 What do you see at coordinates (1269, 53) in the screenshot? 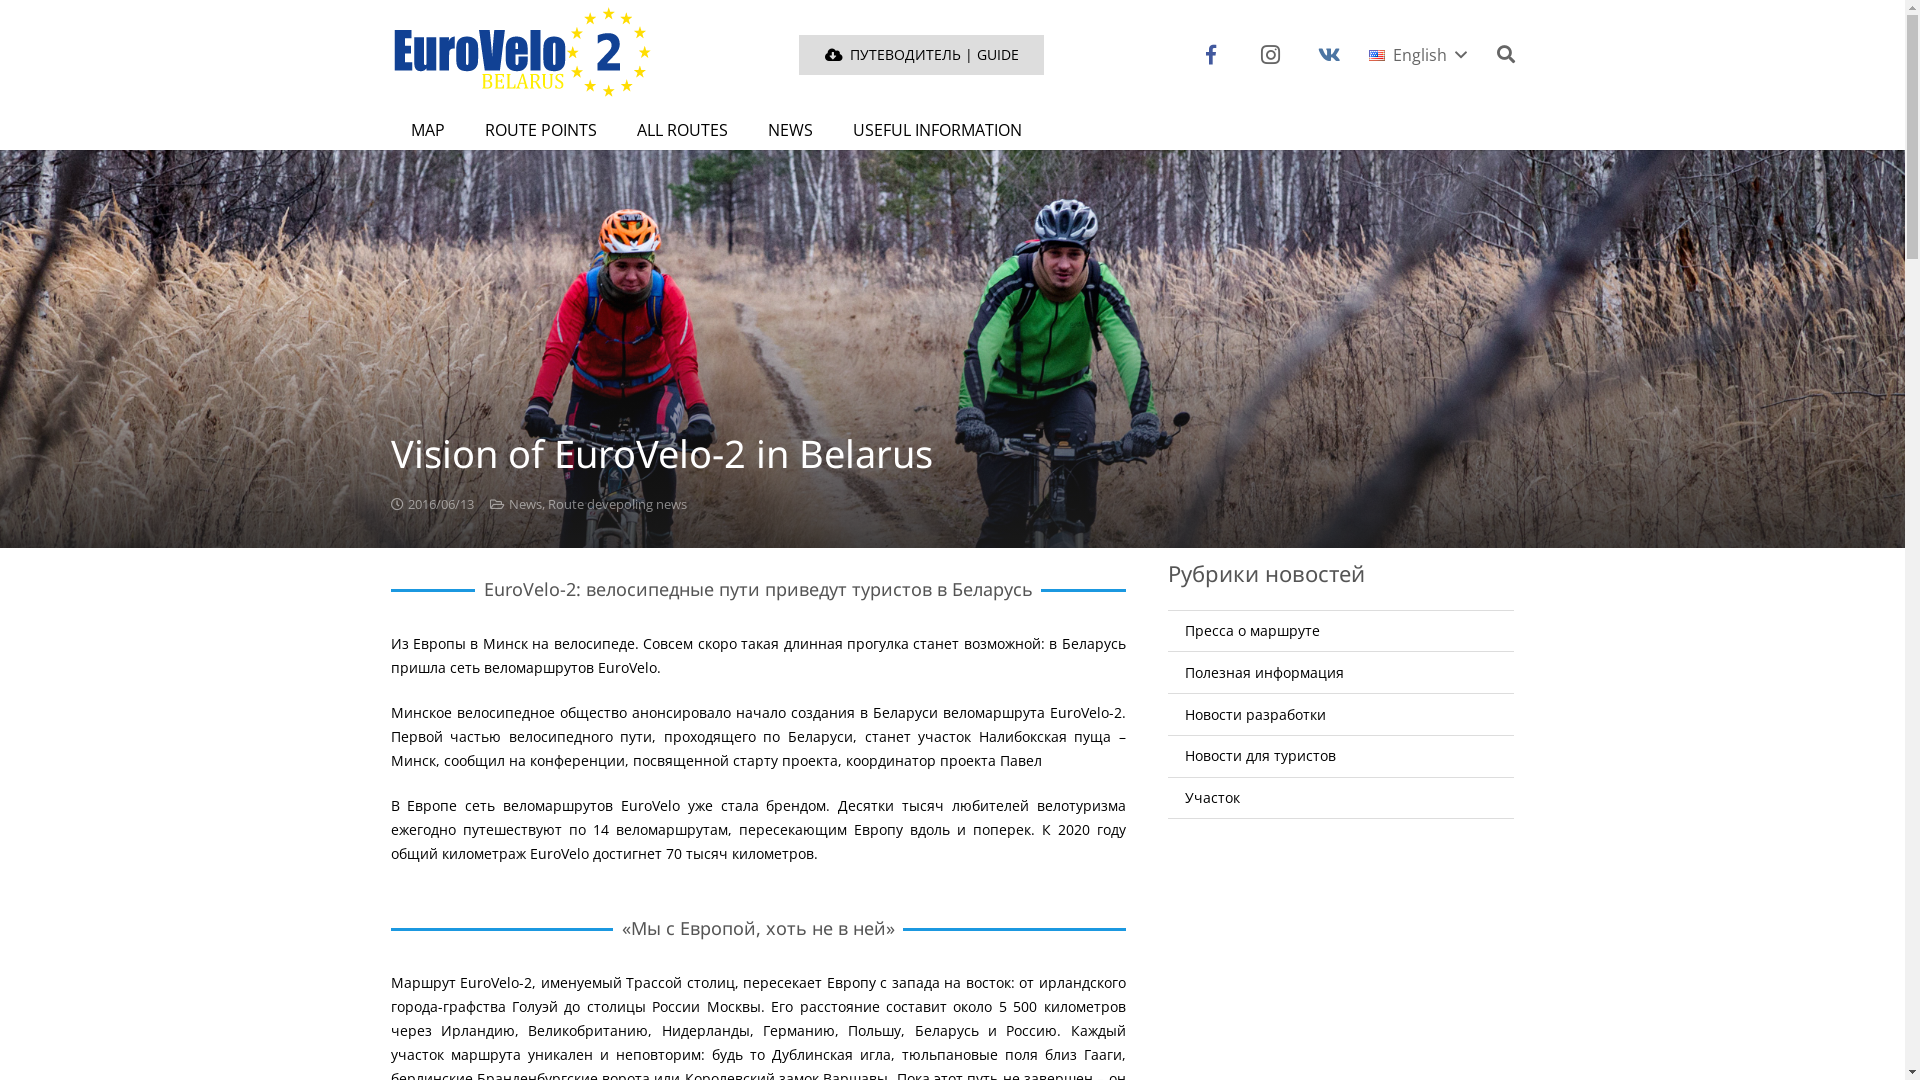
I see `'Instagram'` at bounding box center [1269, 53].